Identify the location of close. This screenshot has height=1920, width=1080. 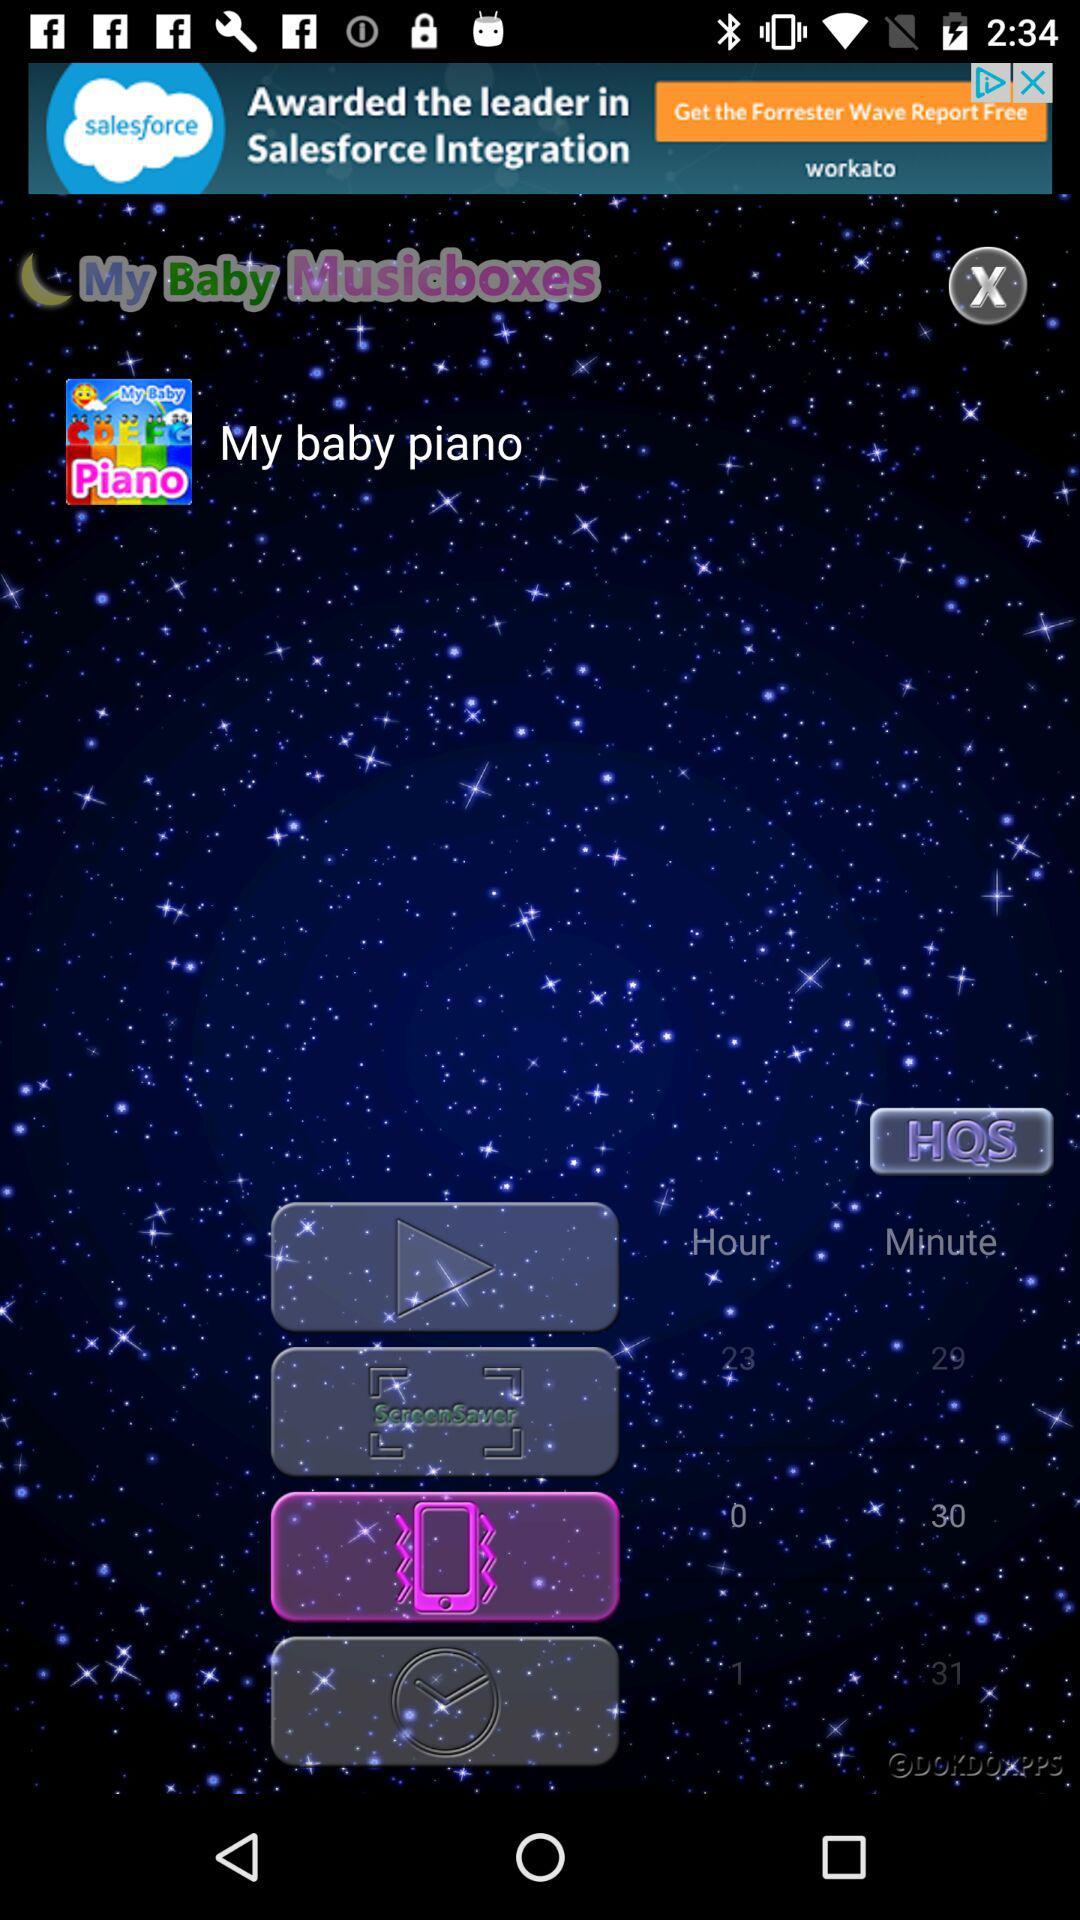
(987, 285).